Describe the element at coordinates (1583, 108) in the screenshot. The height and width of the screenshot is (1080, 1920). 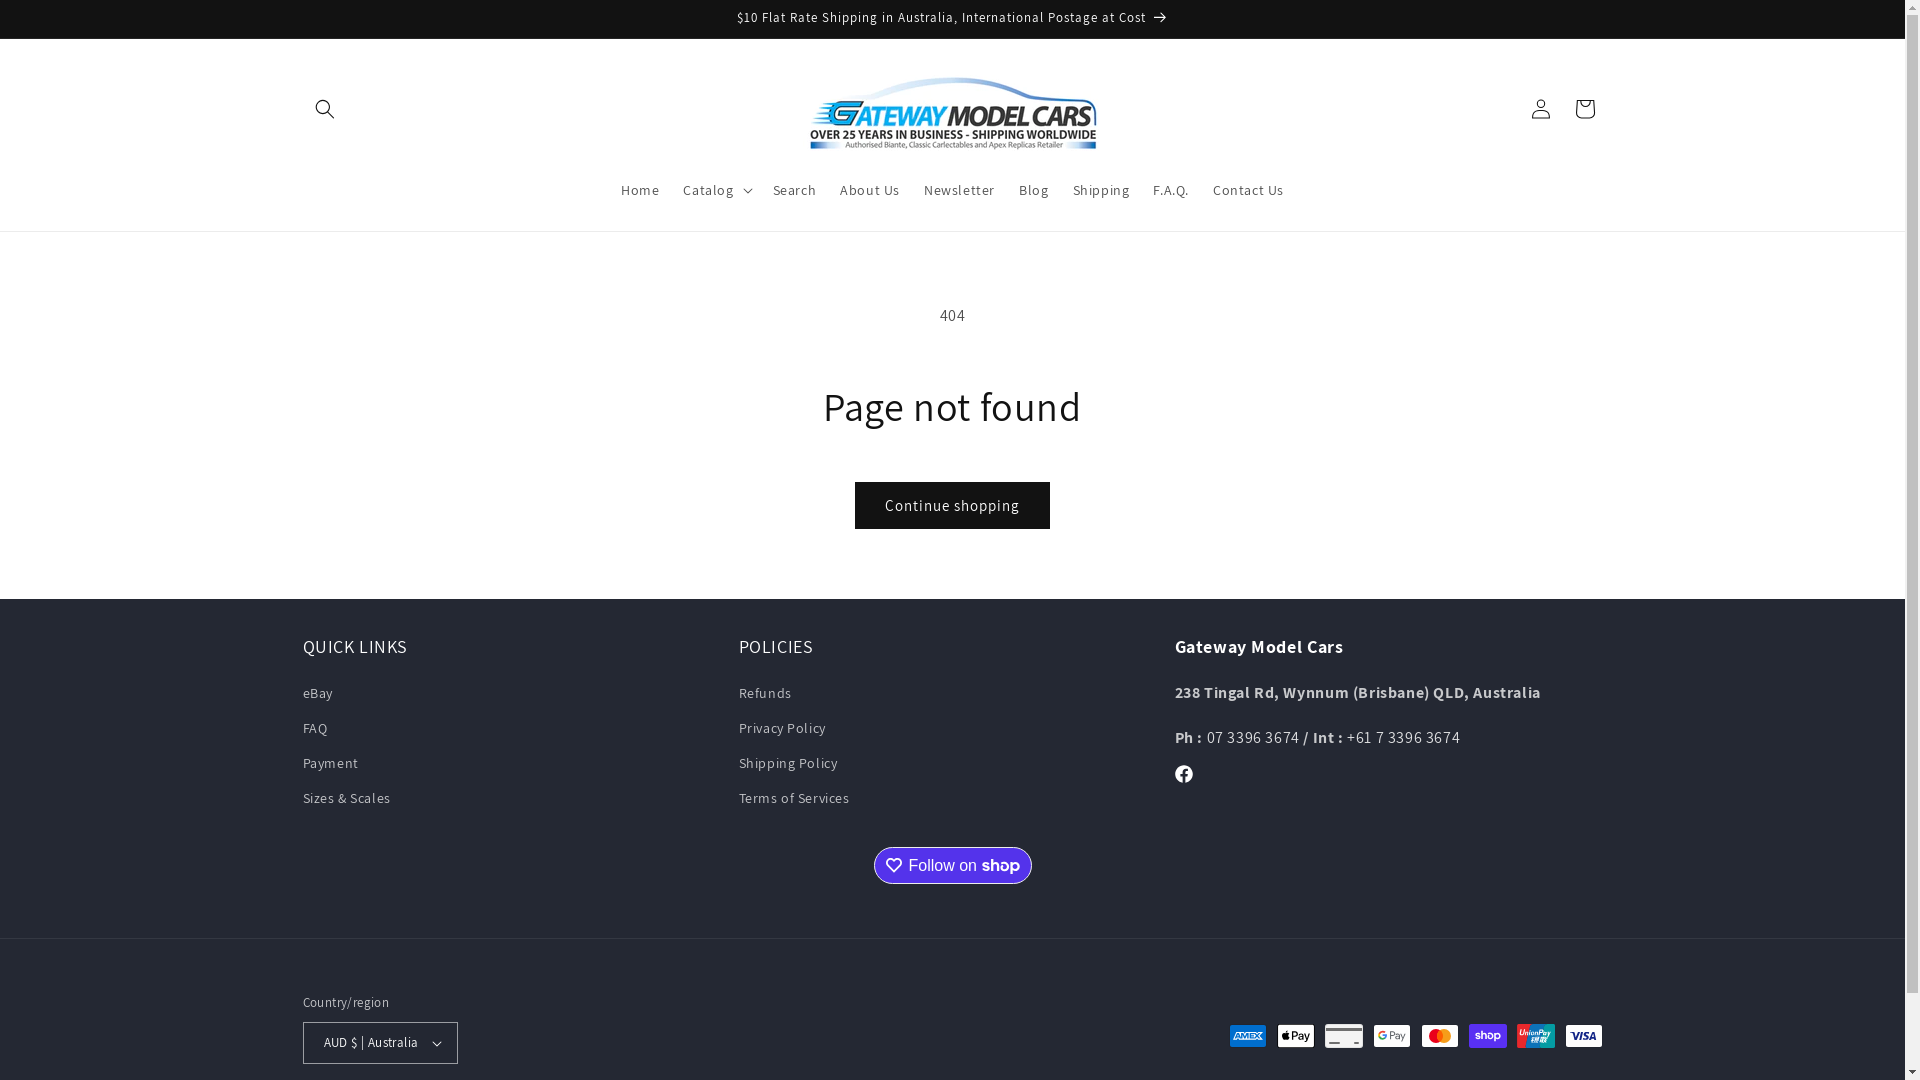
I see `'Cart'` at that location.